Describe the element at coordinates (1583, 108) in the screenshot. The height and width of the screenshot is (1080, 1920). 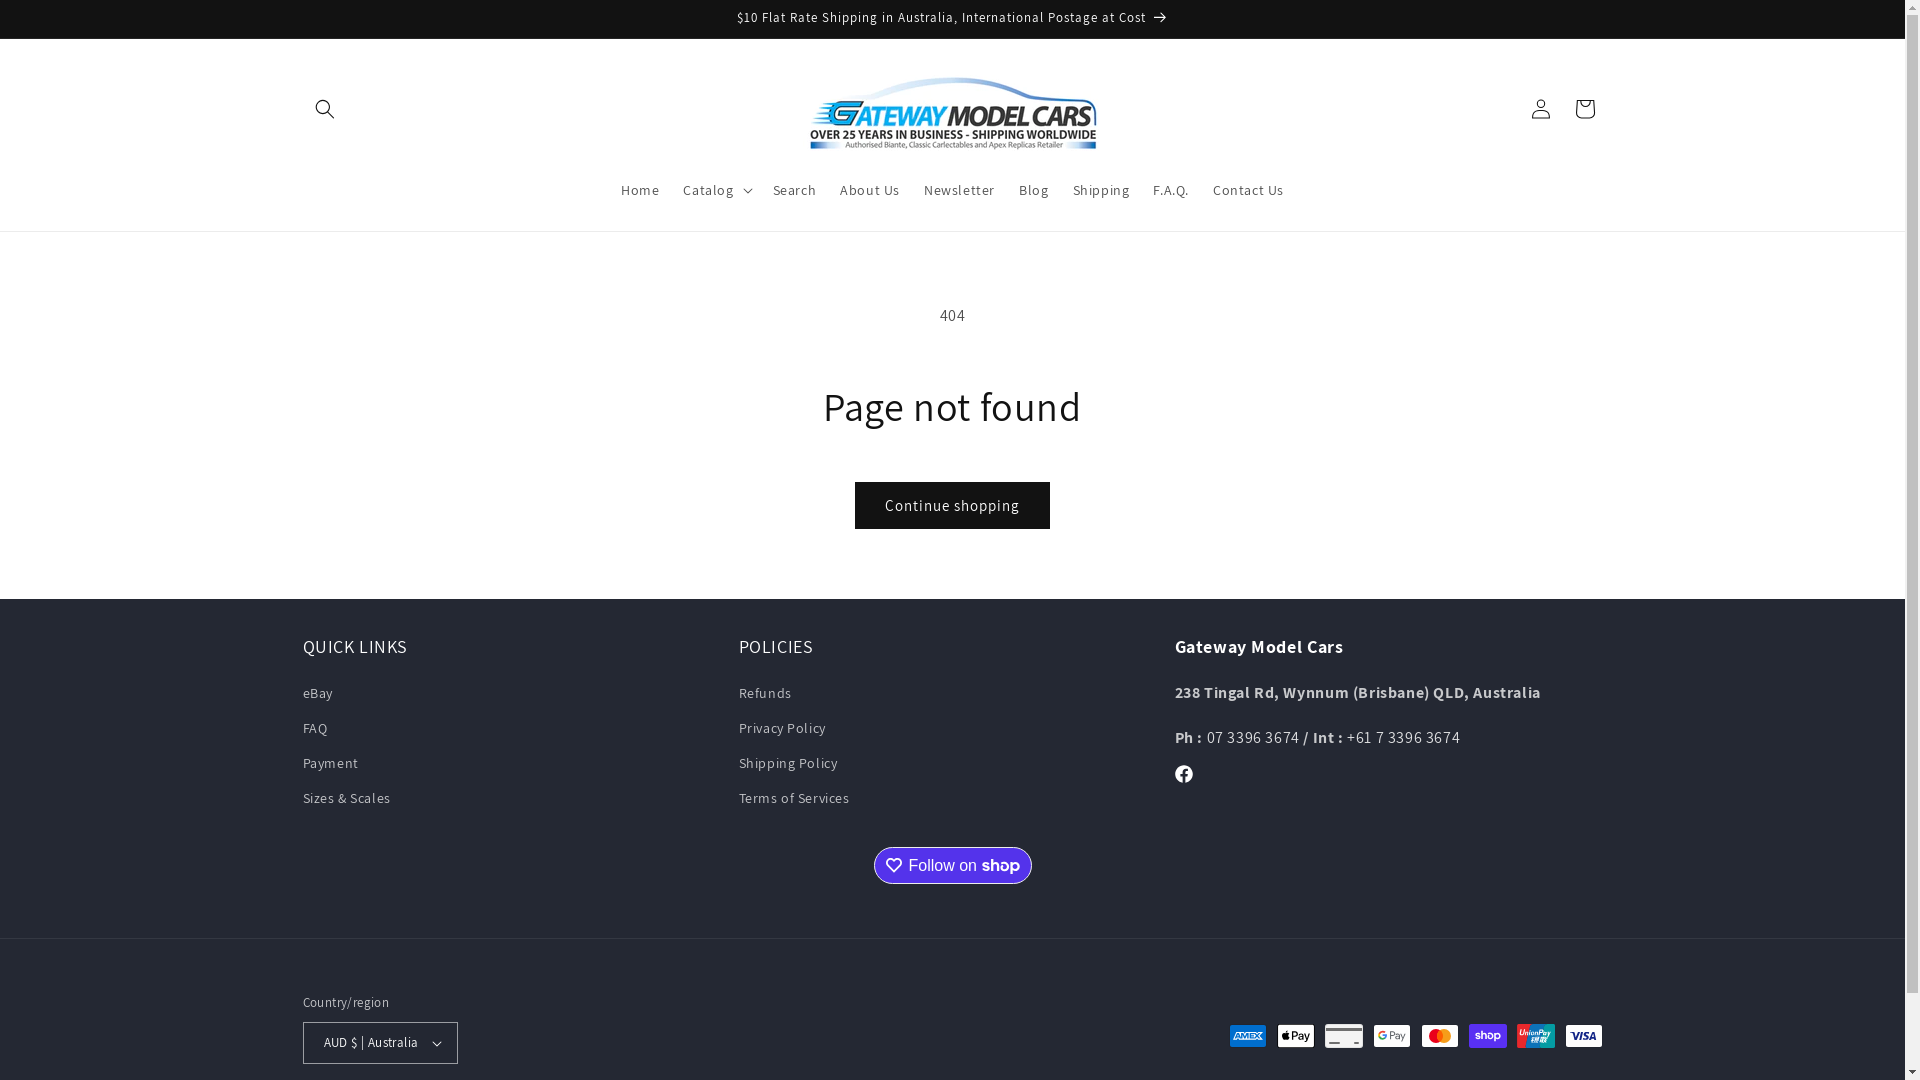
I see `'Cart'` at that location.